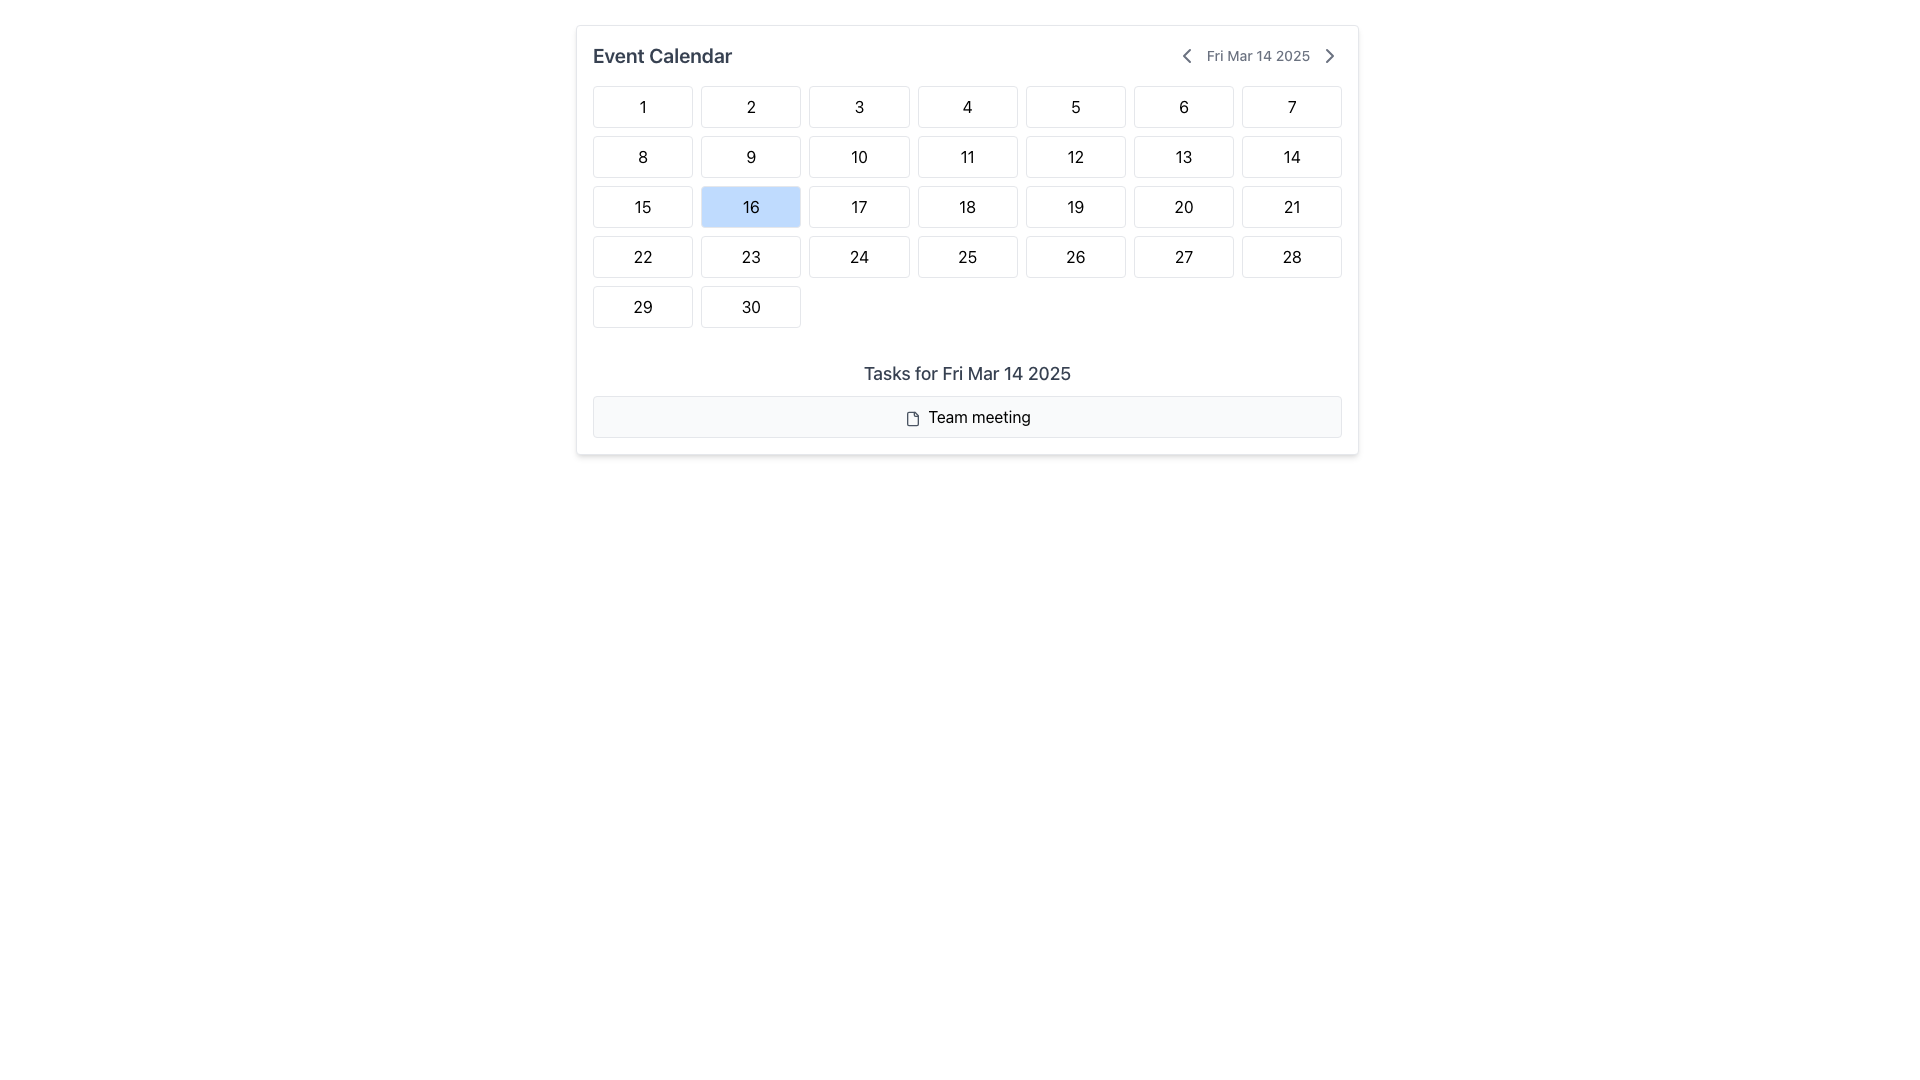 This screenshot has width=1920, height=1080. Describe the element at coordinates (1184, 256) in the screenshot. I see `the Calendar Date Button representing the date '27'` at that location.